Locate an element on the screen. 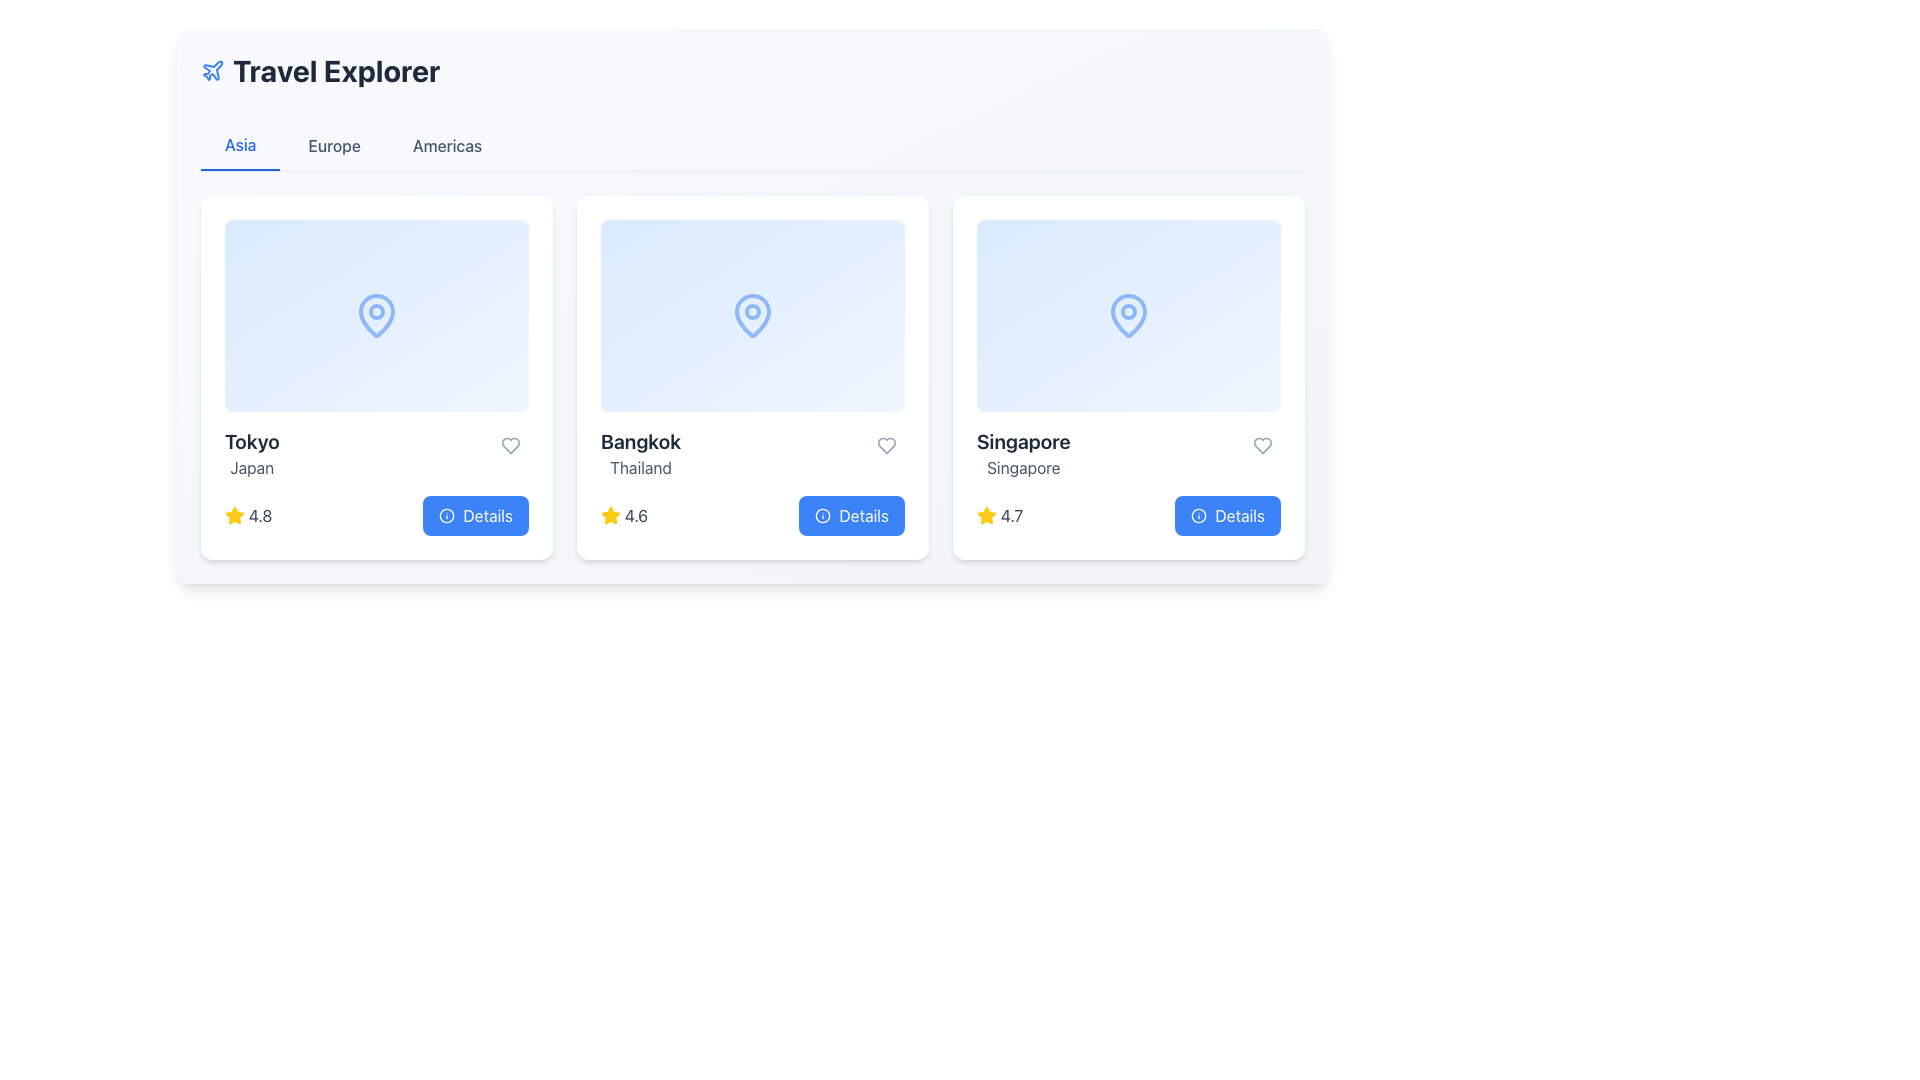 The width and height of the screenshot is (1920, 1080). the SVG icon within the 'Details' button located at the bottom right corner of the travel destination card for 'Tokyo' is located at coordinates (446, 515).